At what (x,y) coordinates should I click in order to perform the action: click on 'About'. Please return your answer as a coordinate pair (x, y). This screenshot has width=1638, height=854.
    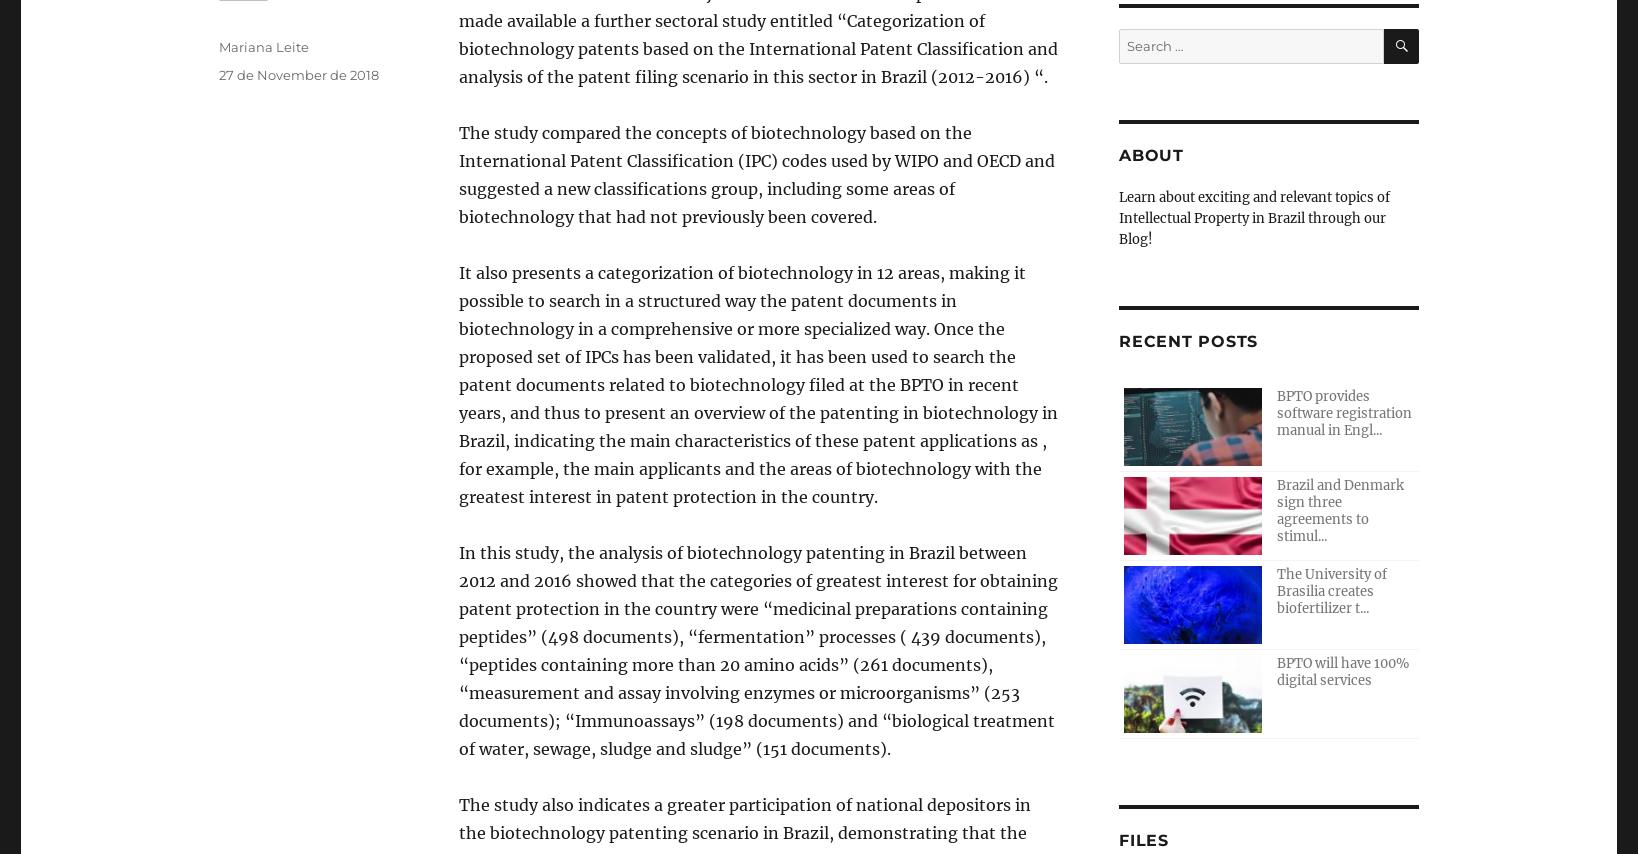
    Looking at the image, I should click on (1119, 155).